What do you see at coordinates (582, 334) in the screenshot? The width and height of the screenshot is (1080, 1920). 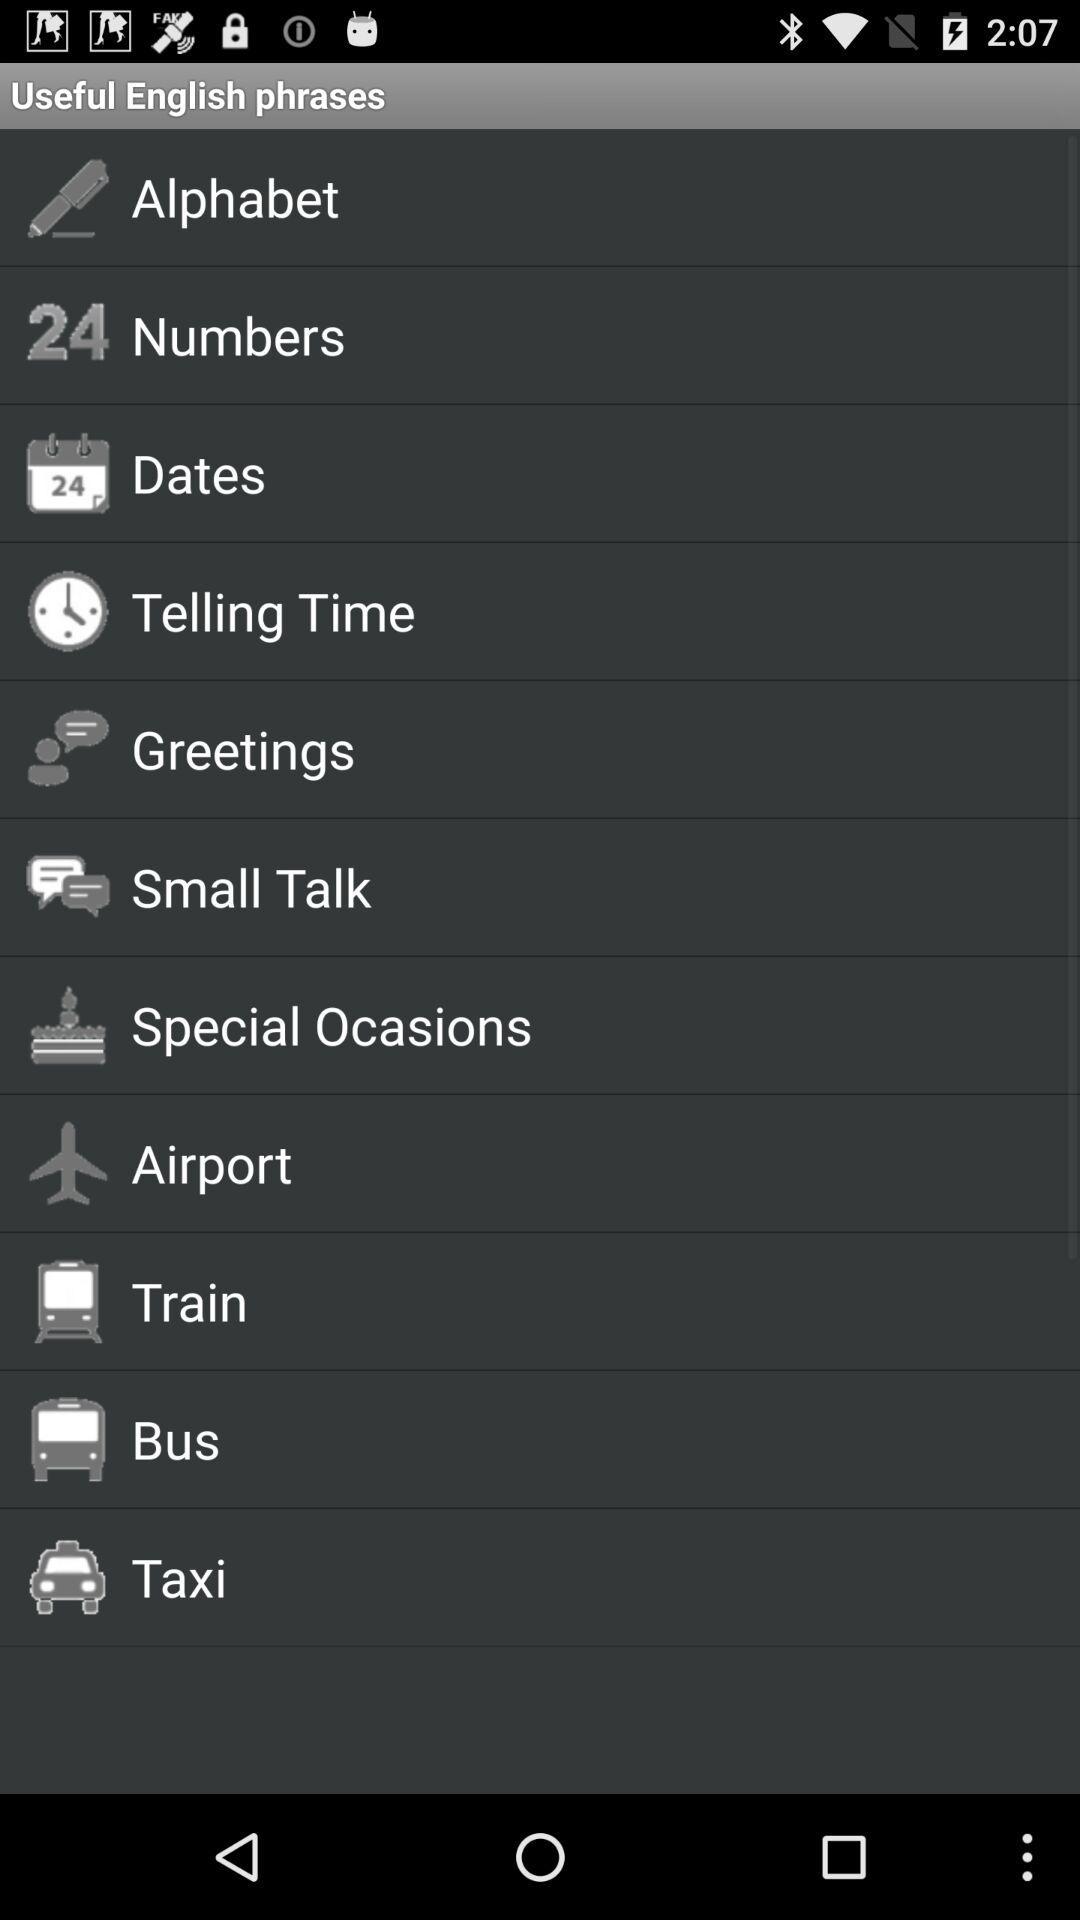 I see `numbers app` at bounding box center [582, 334].